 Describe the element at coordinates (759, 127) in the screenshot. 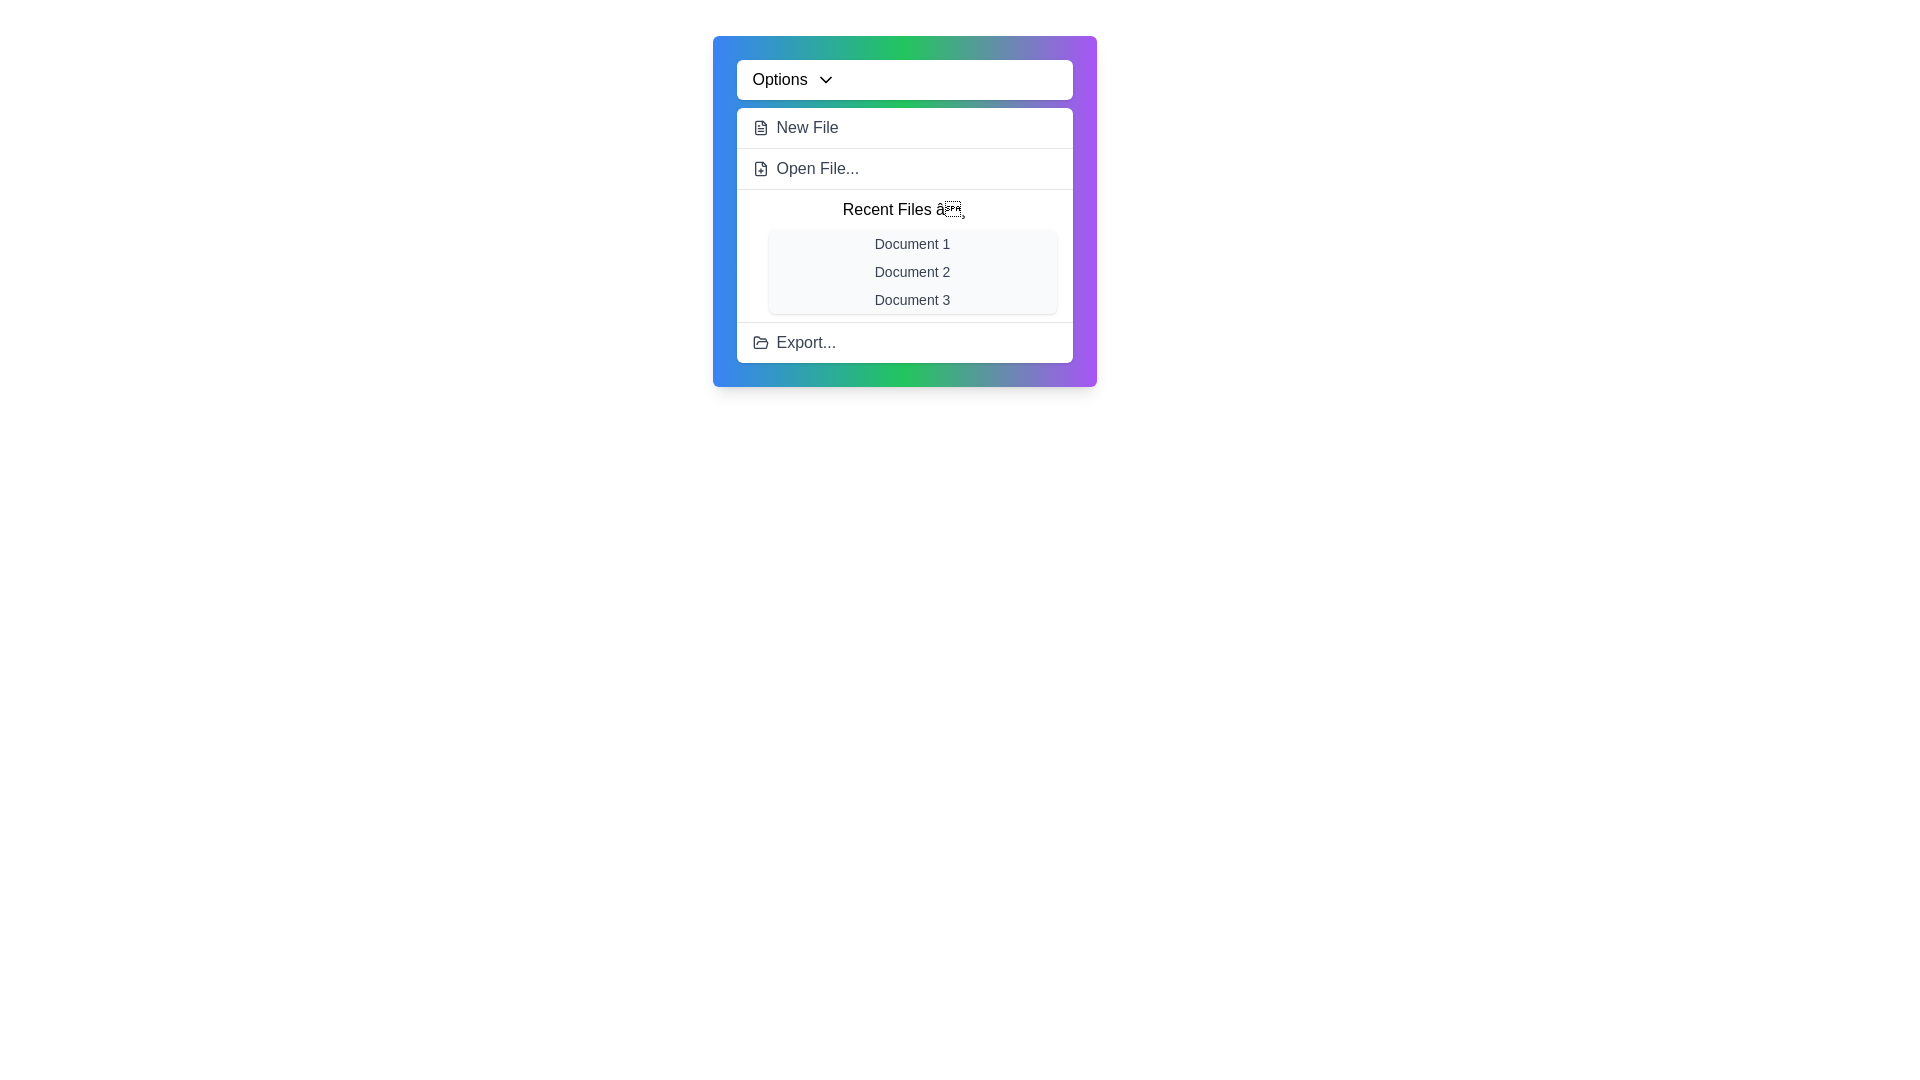

I see `the 'New File' icon, which is the first icon to the left of the text 'New File' in the dropdown menu` at that location.